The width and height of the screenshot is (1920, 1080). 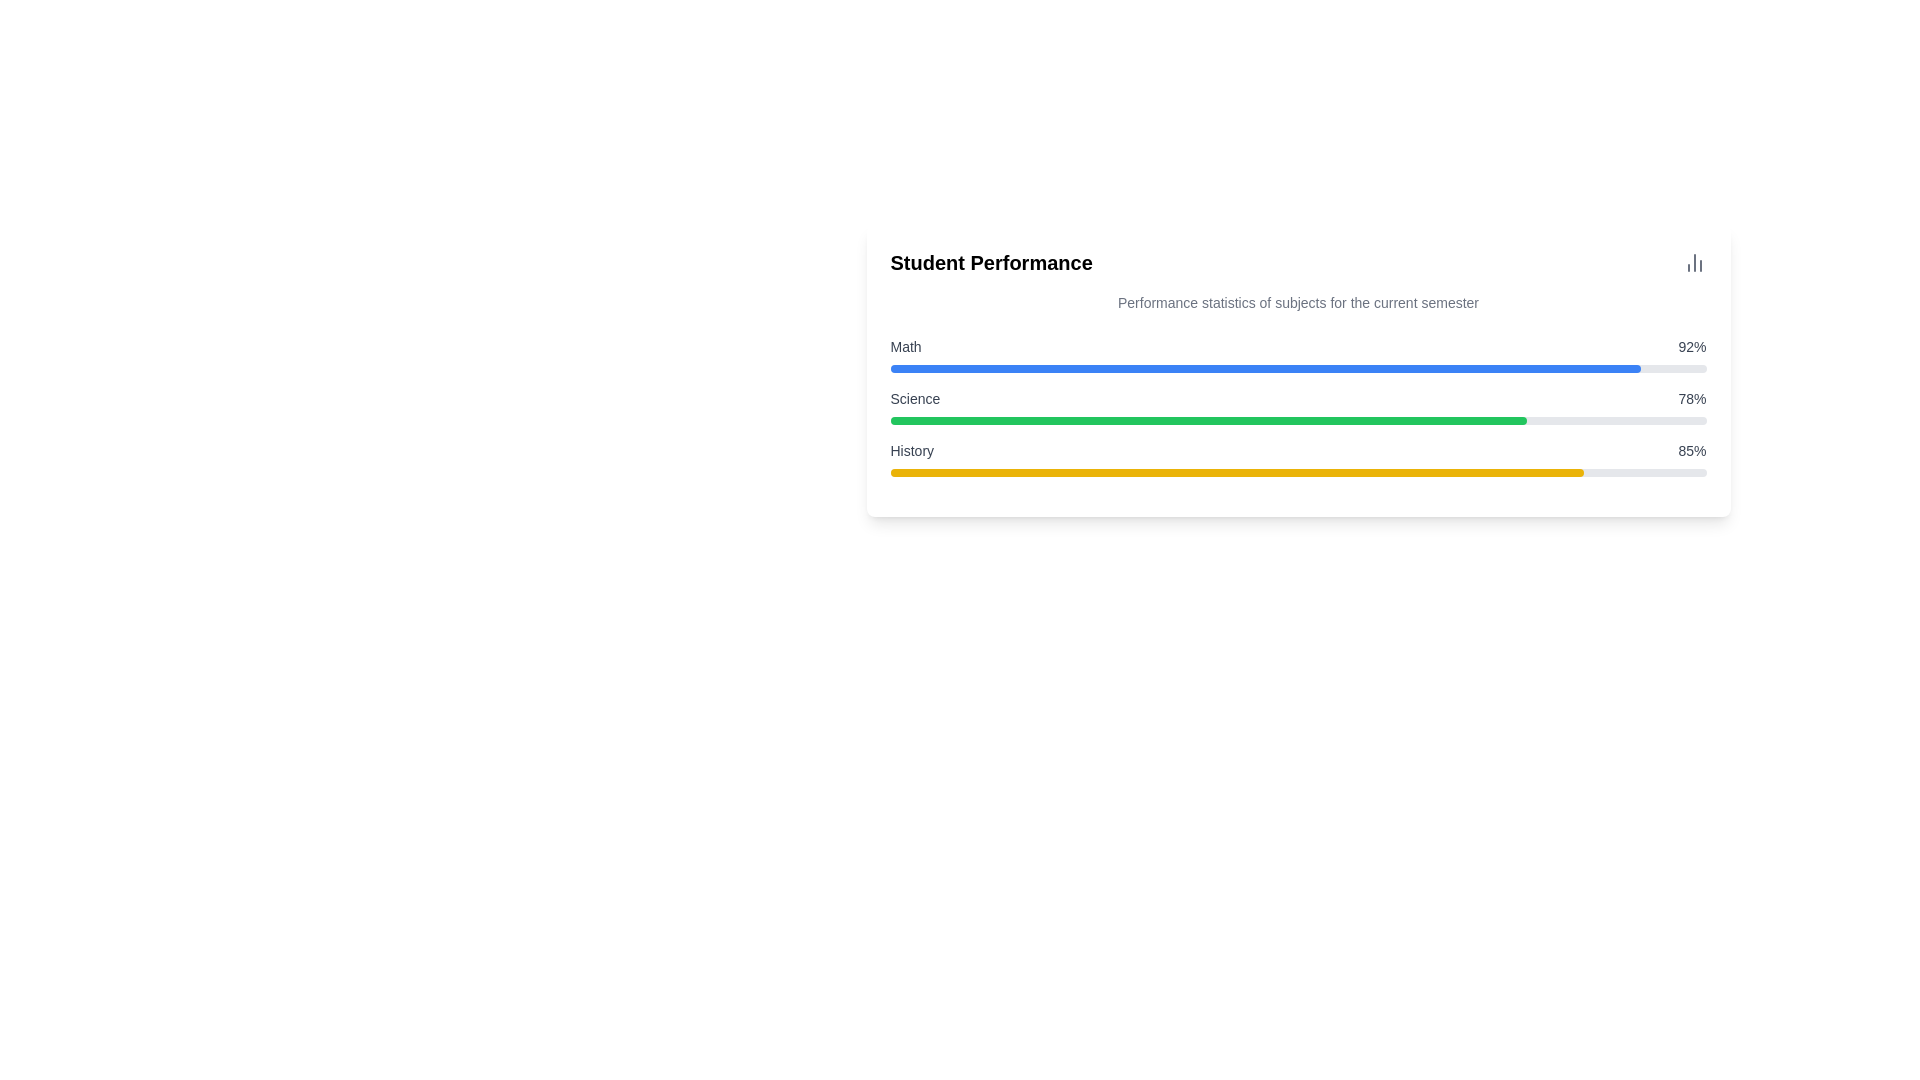 What do you see at coordinates (1298, 398) in the screenshot?
I see `performance metric display row for the 'Science' subject, which is the second row under the 'Student Performance' title, to retrieve additional details` at bounding box center [1298, 398].